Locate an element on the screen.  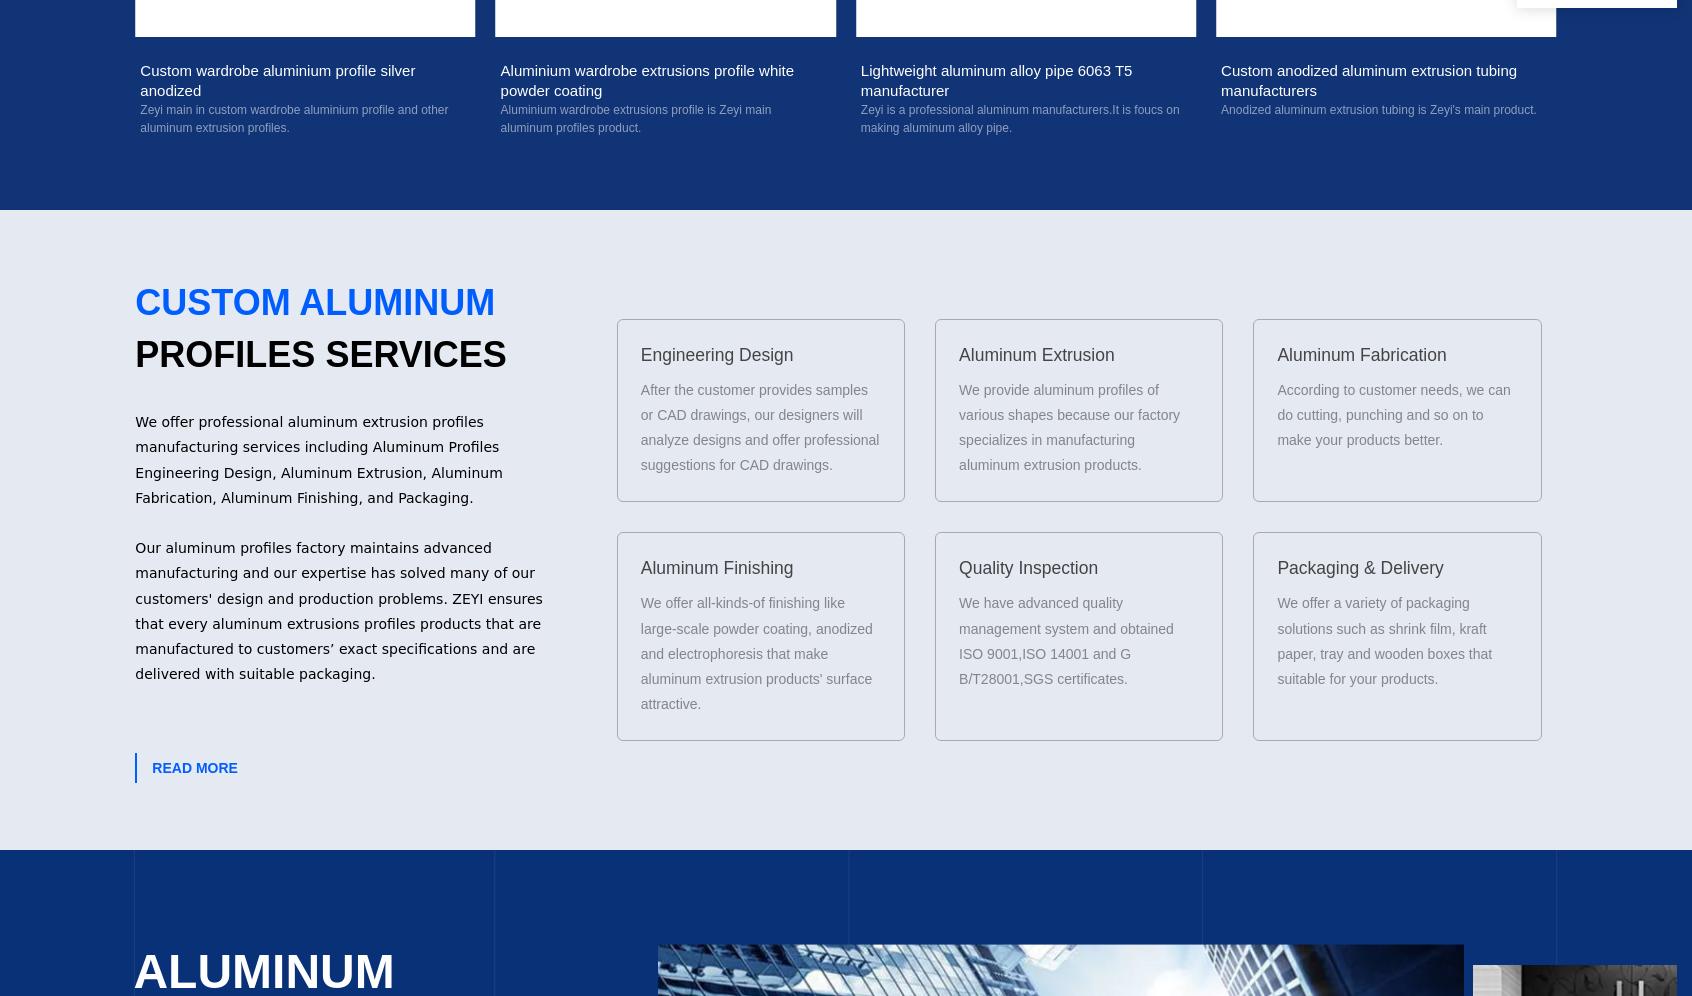
'READ MORE' is located at coordinates (193, 767).